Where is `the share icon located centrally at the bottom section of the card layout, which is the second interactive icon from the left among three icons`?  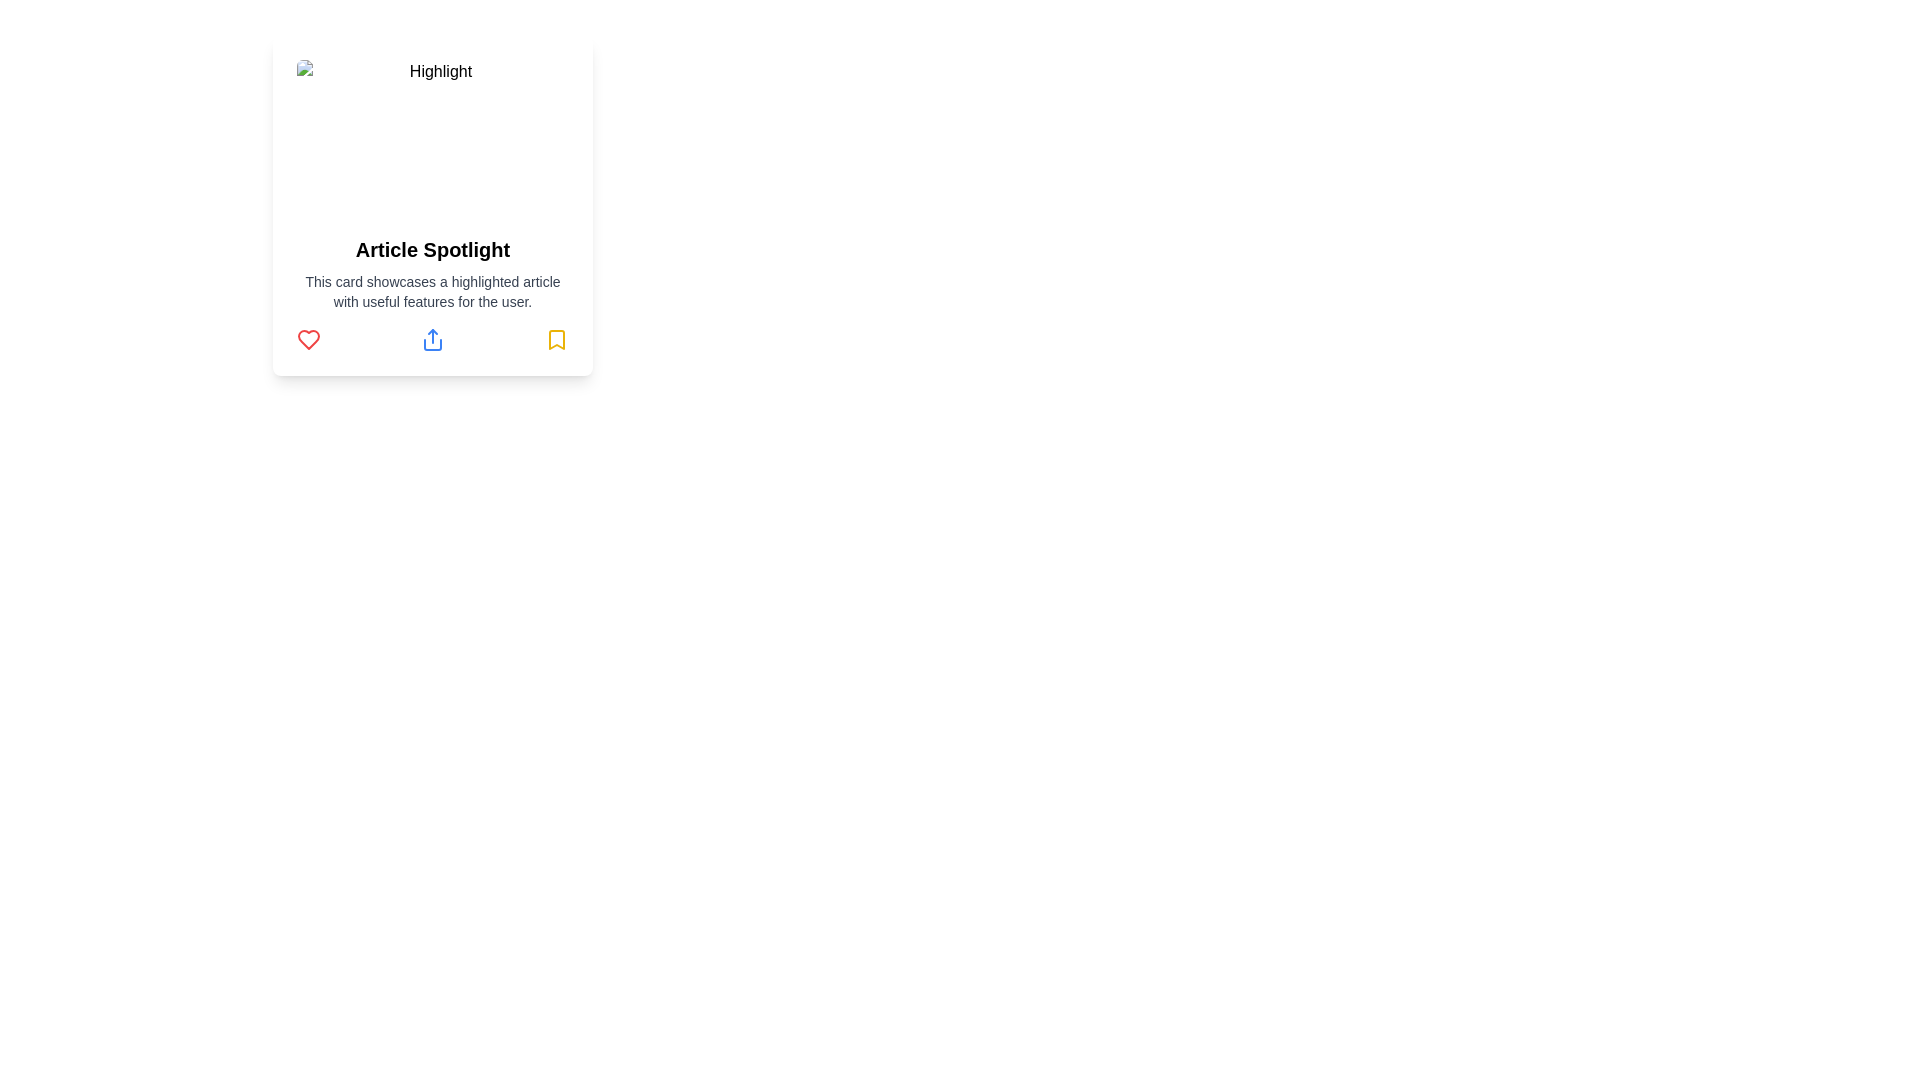
the share icon located centrally at the bottom section of the card layout, which is the second interactive icon from the left among three icons is located at coordinates (431, 338).